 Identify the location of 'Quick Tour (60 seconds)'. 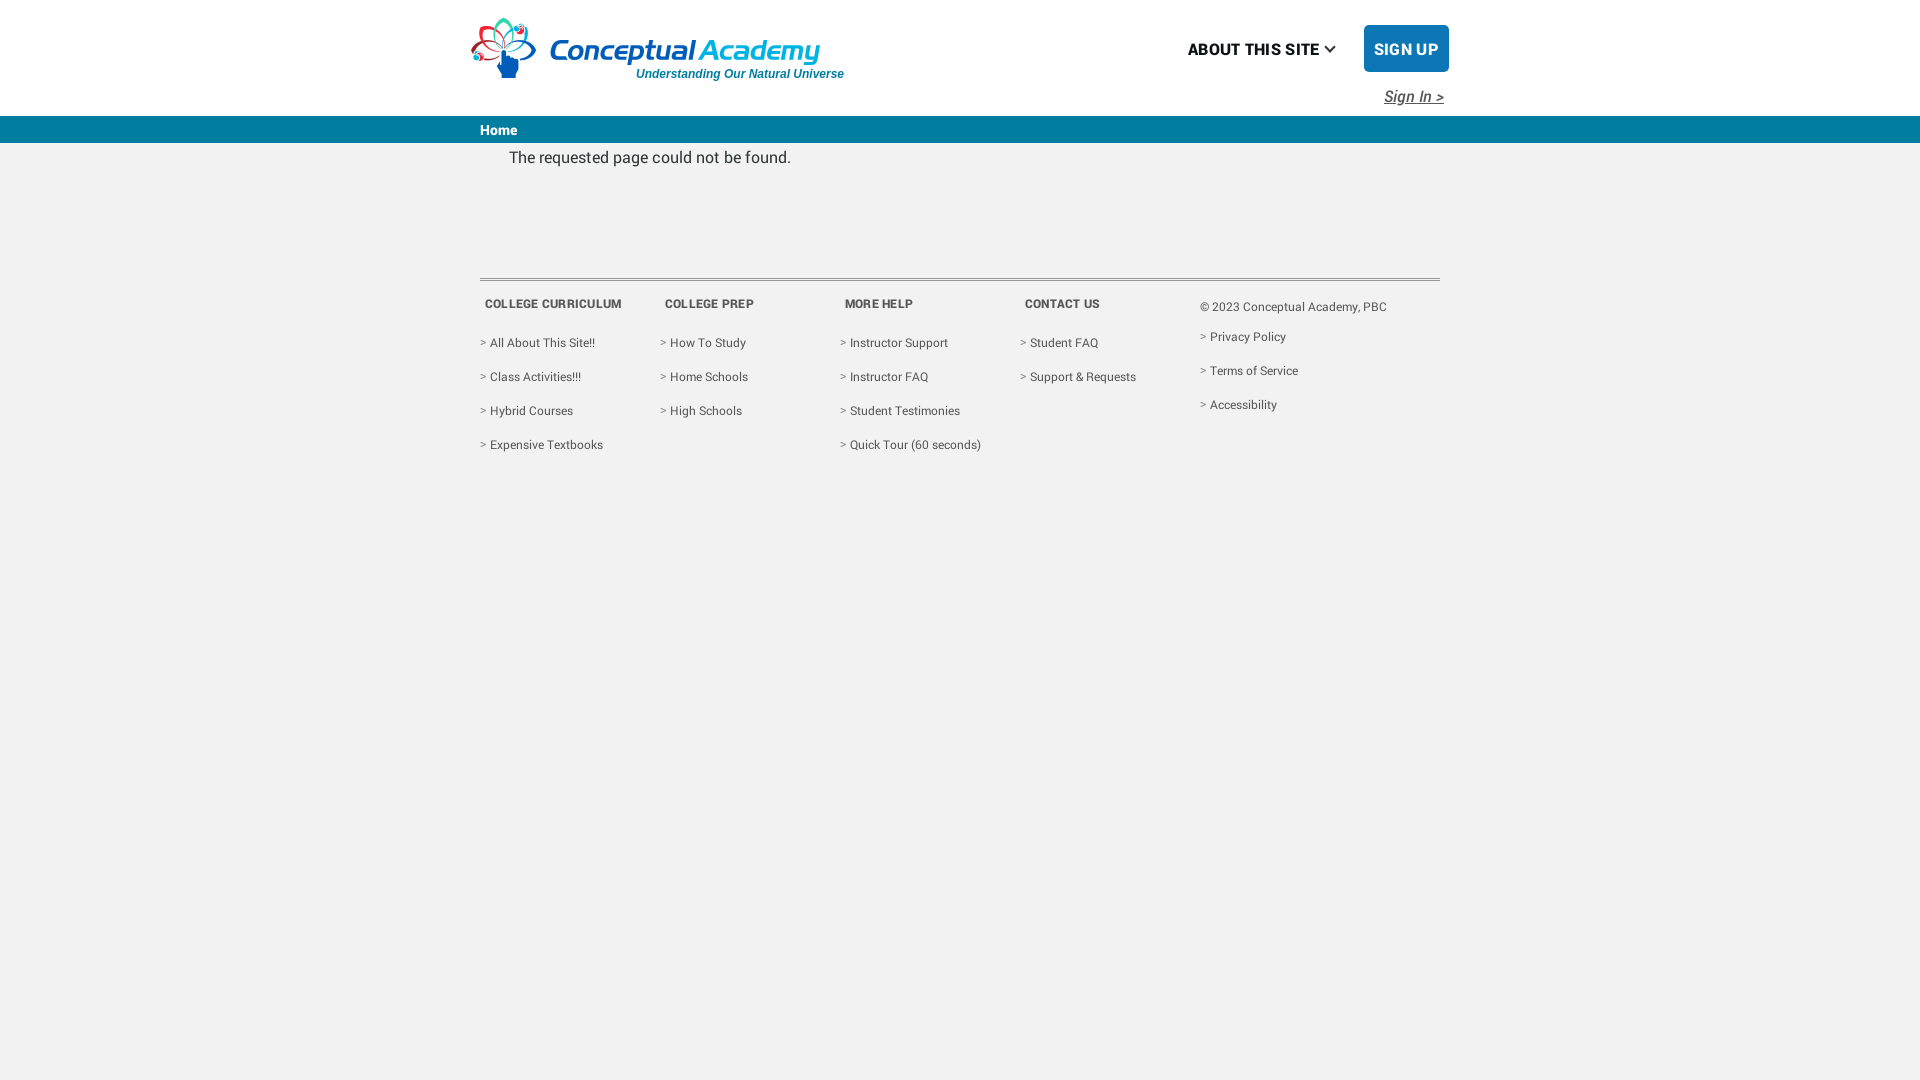
(914, 442).